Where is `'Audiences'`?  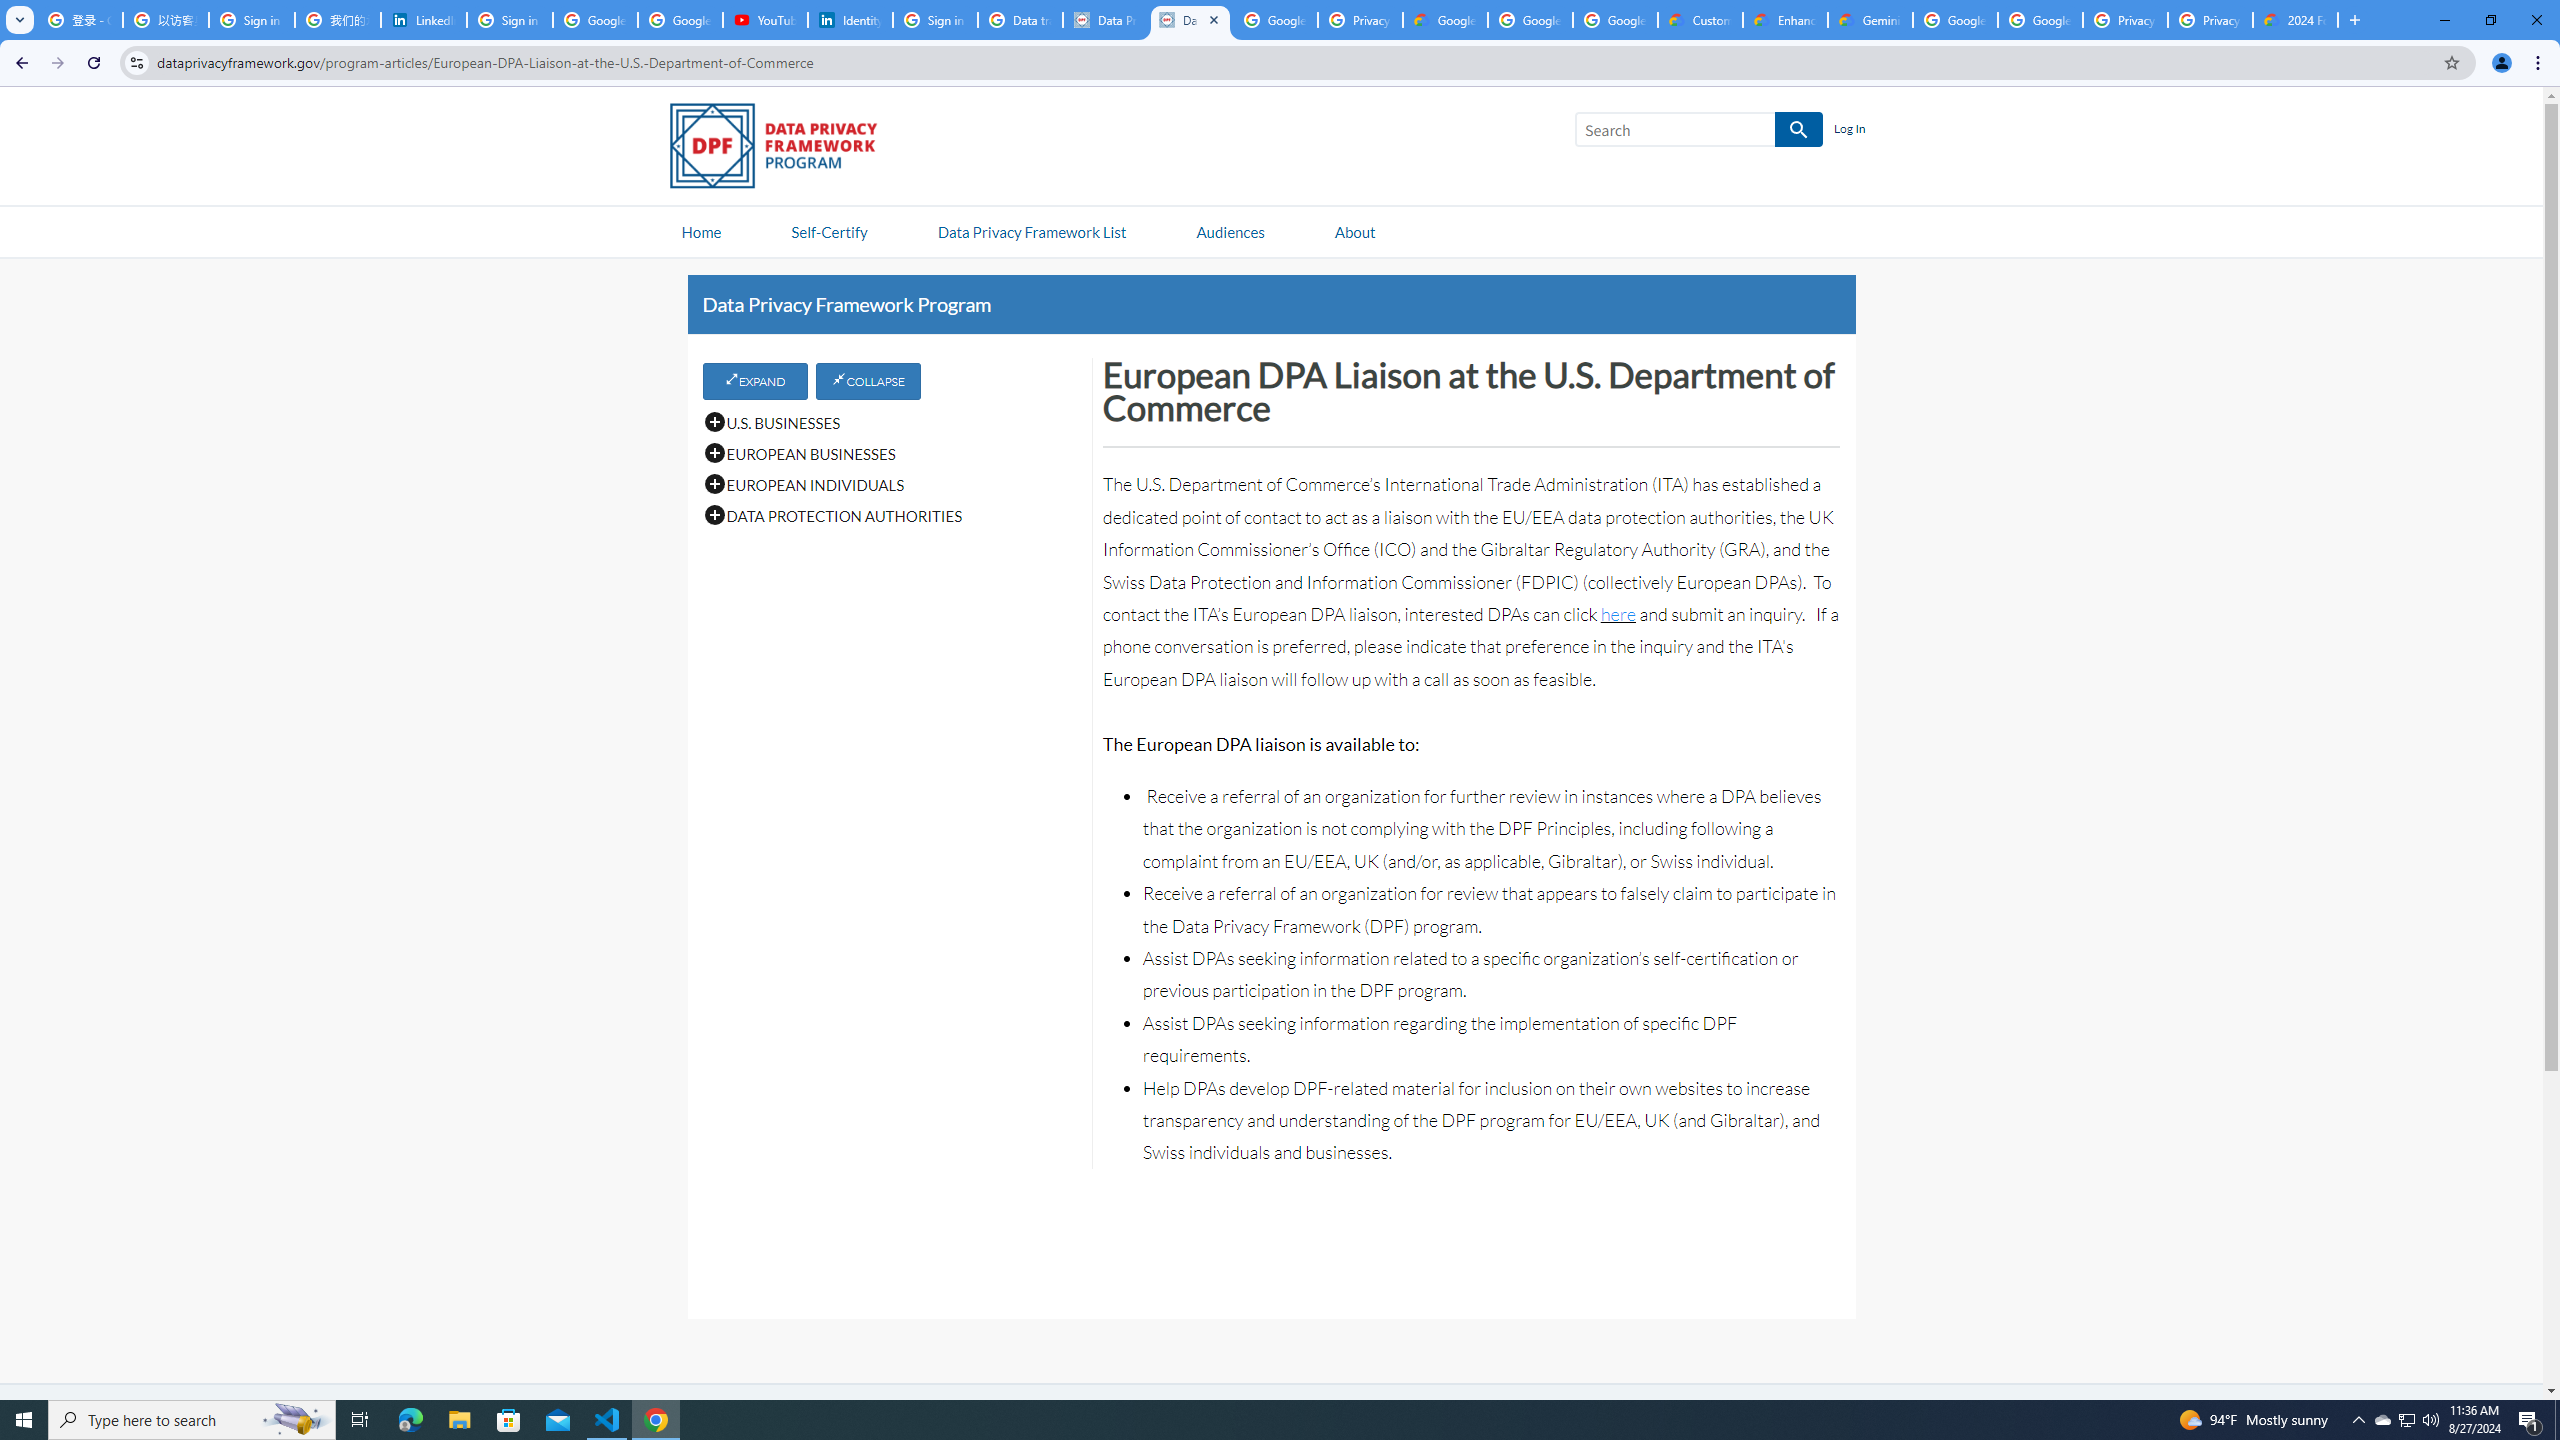
'Audiences' is located at coordinates (1230, 230).